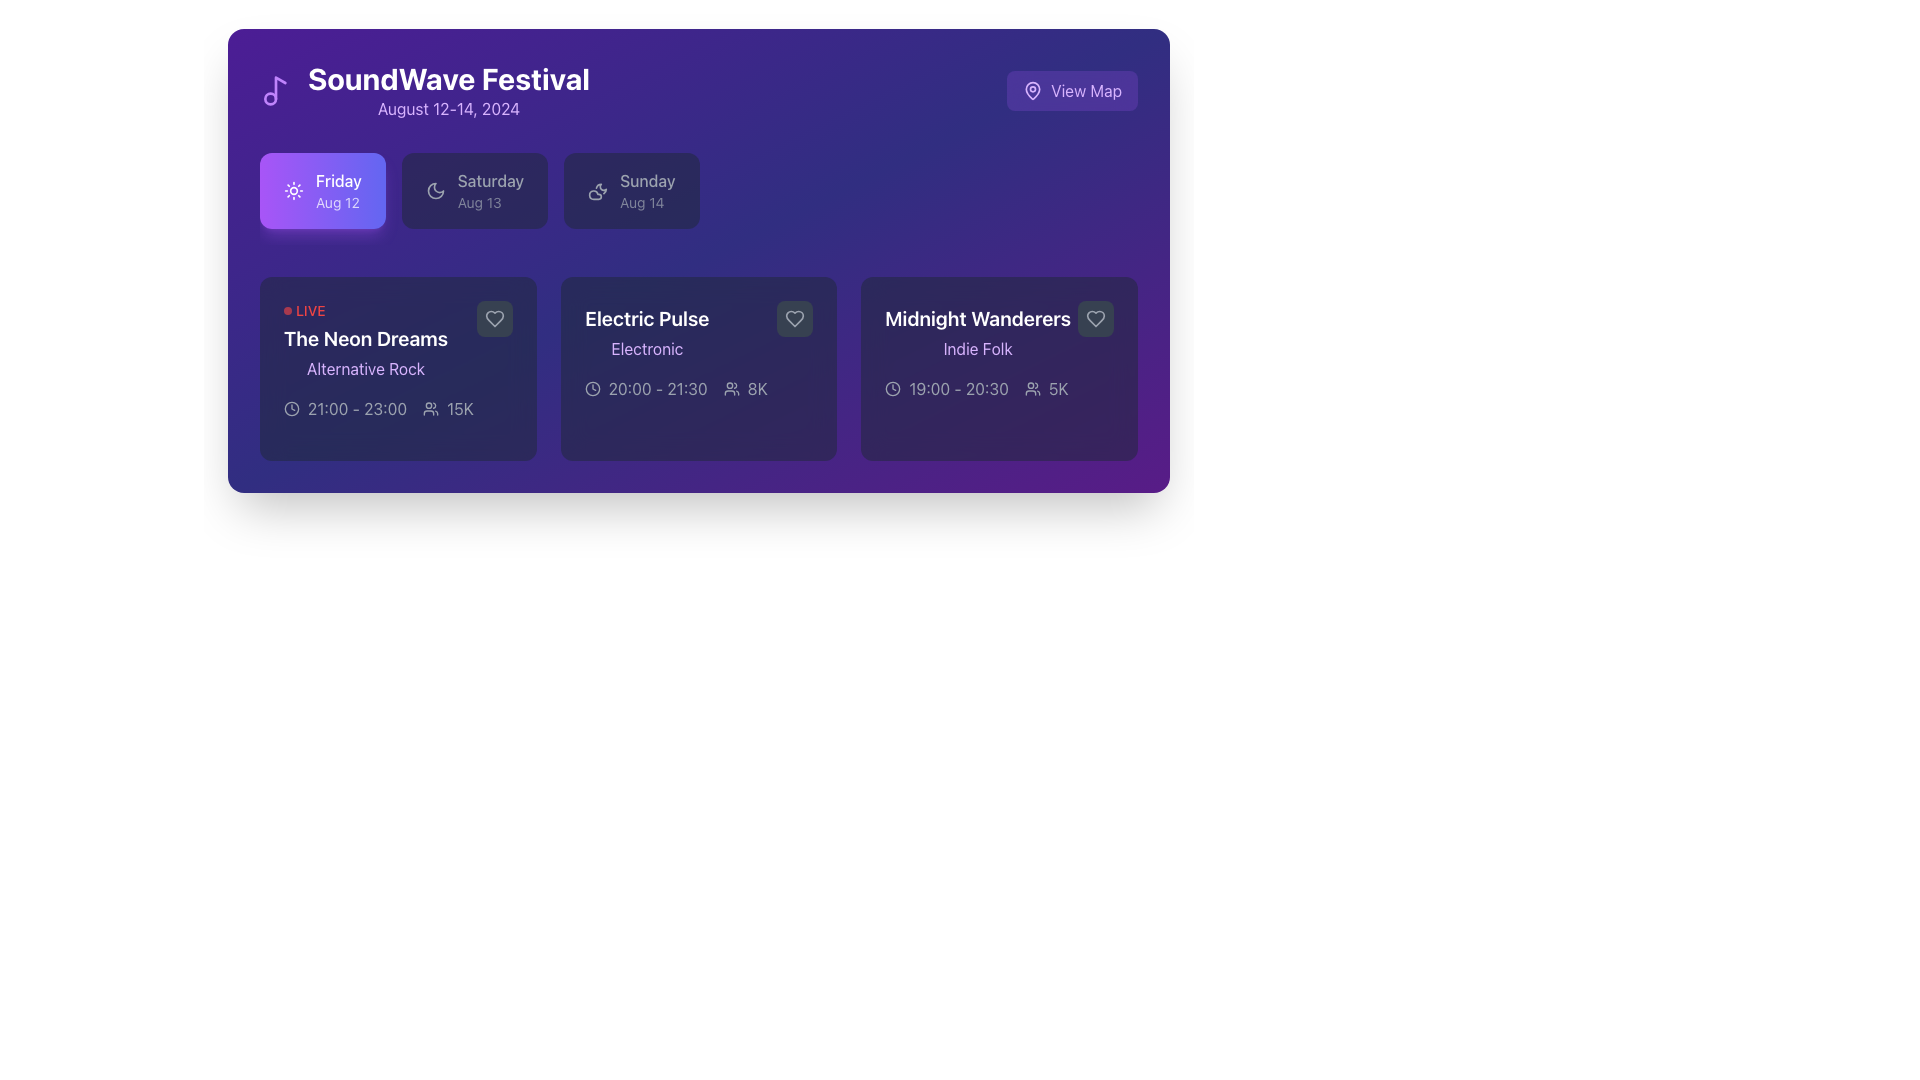 The height and width of the screenshot is (1080, 1920). Describe the element at coordinates (448, 77) in the screenshot. I see `the title text label located near the top-left corner of the interface, which is positioned above the subtitle text 'August 12-14, 2024'` at that location.